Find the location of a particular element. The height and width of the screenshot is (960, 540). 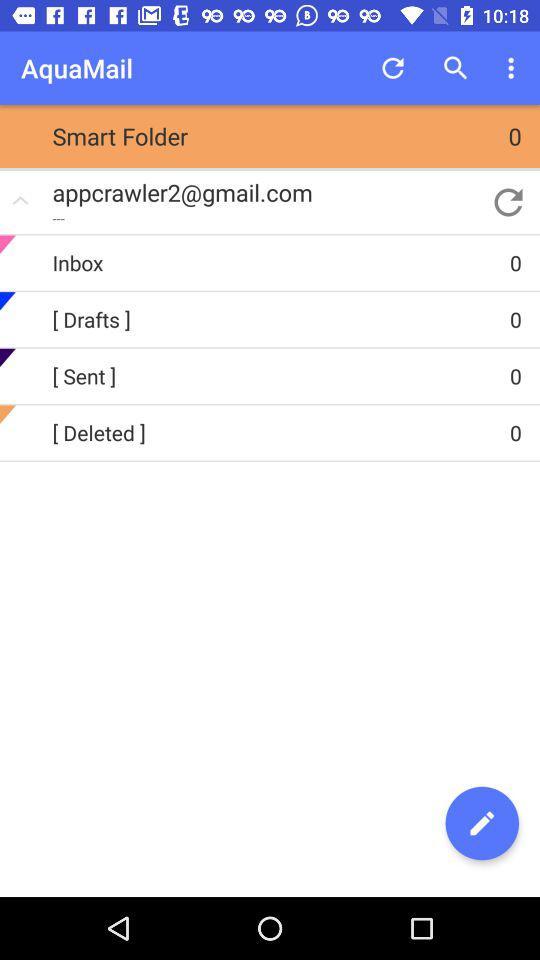

the icon above smart folder icon is located at coordinates (393, 68).